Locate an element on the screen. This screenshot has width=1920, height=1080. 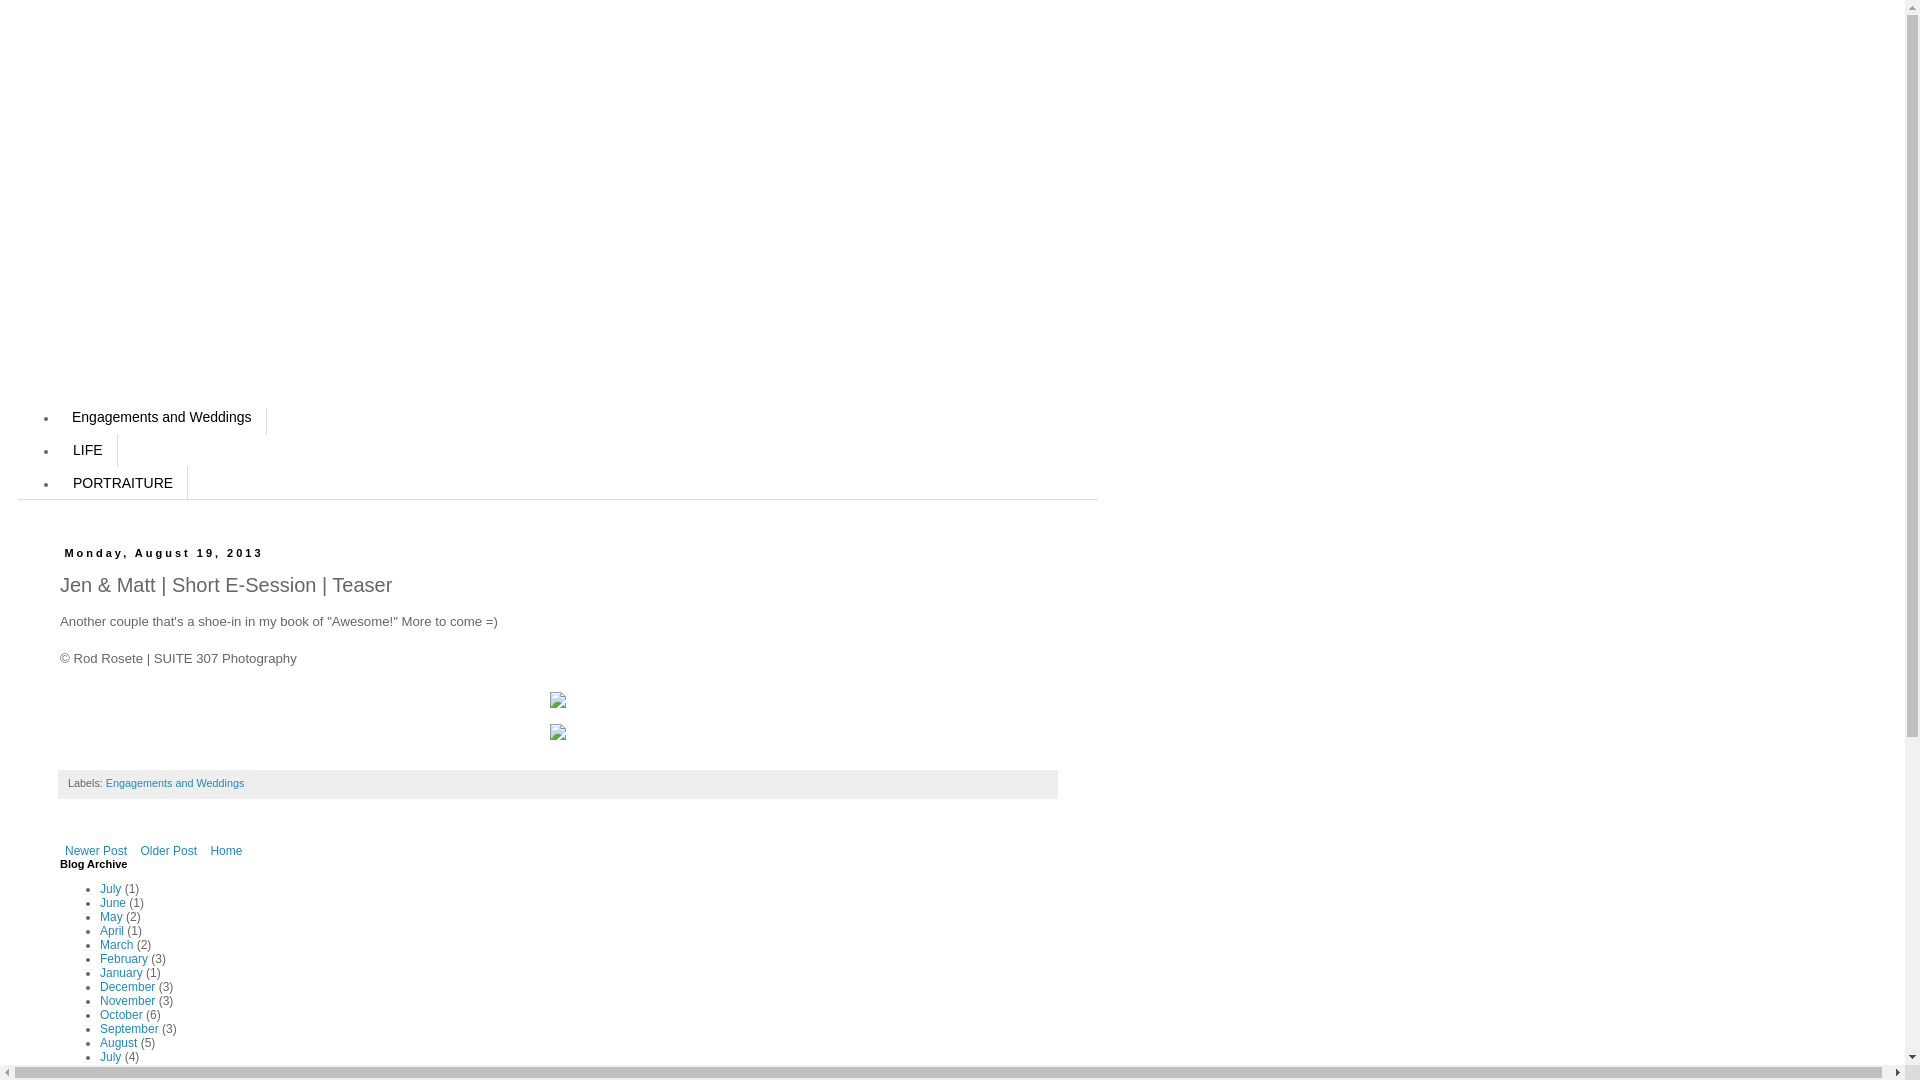
'Older Post' is located at coordinates (168, 851).